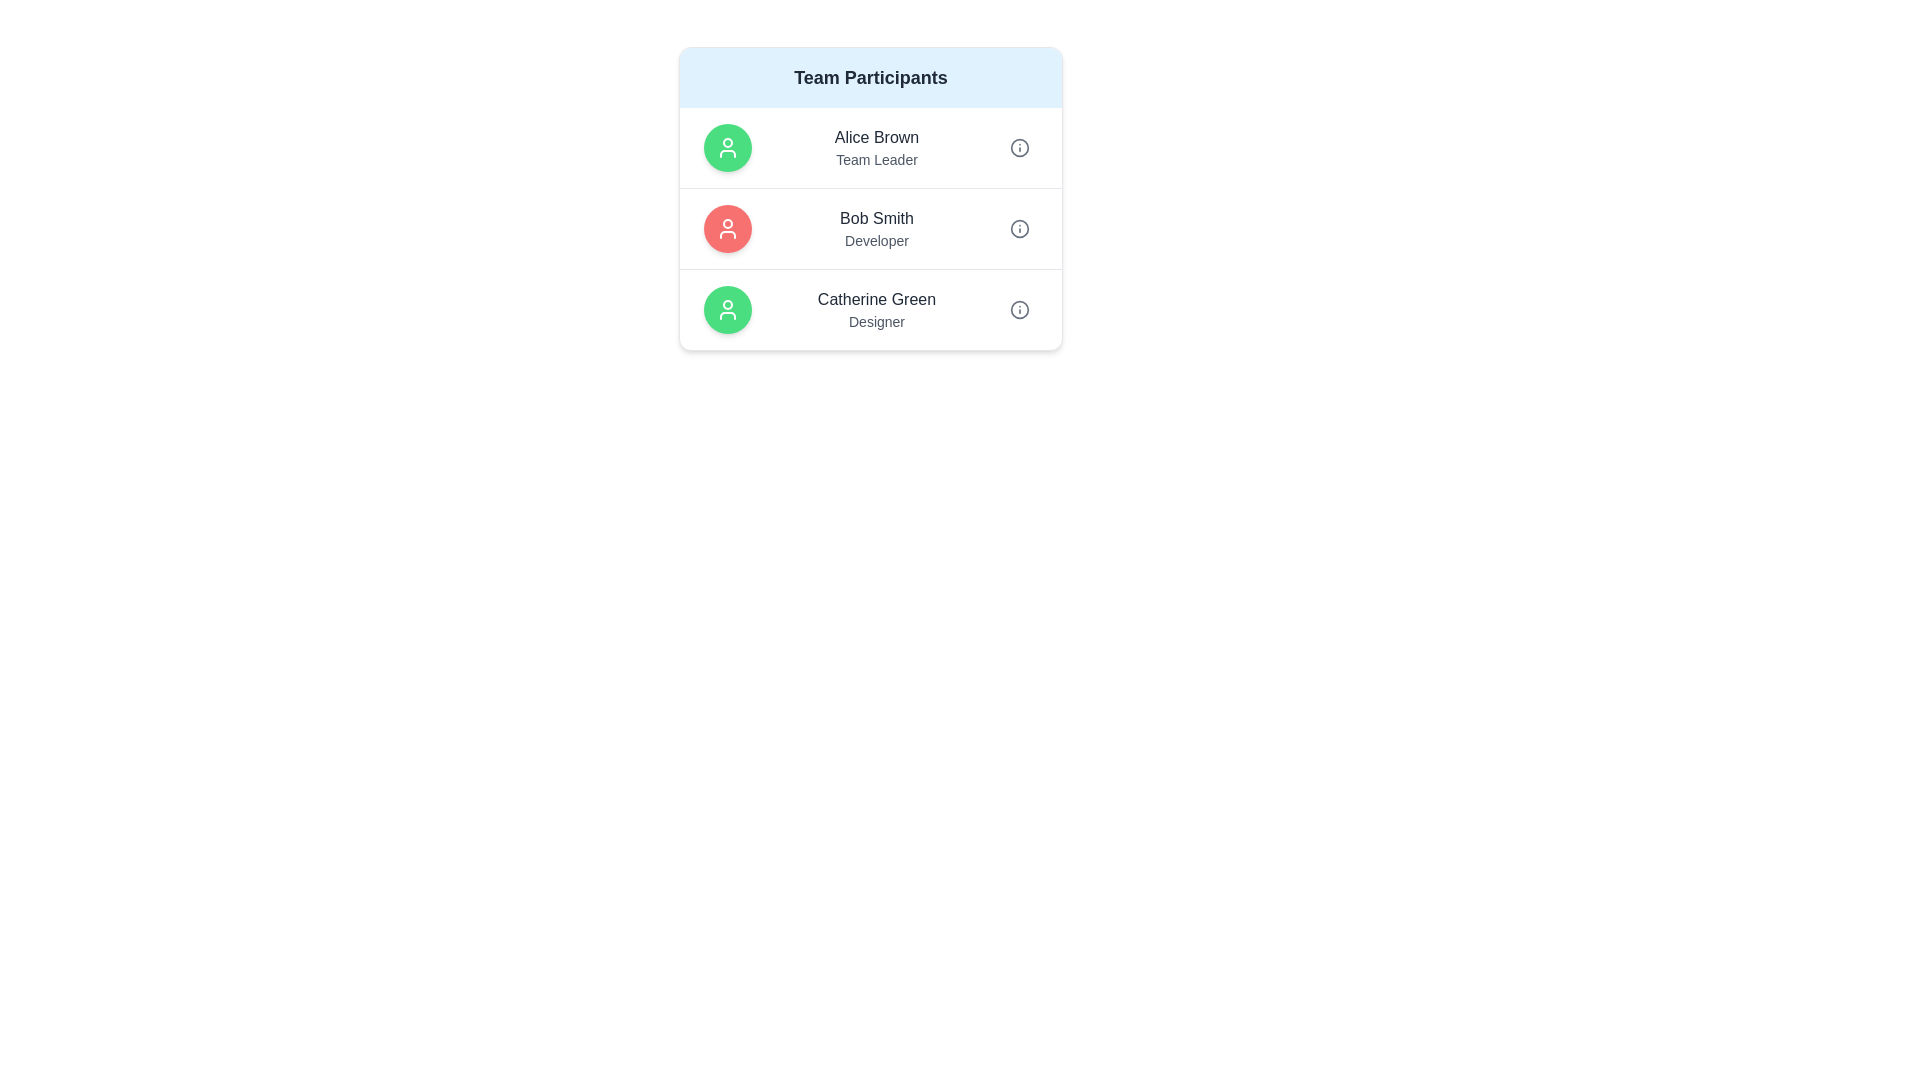 The width and height of the screenshot is (1920, 1080). What do you see at coordinates (877, 300) in the screenshot?
I see `the label displaying the participant's name 'Catherine Green' in the third row of the participant list, positioned above the smaller text element 'Designer'` at bounding box center [877, 300].